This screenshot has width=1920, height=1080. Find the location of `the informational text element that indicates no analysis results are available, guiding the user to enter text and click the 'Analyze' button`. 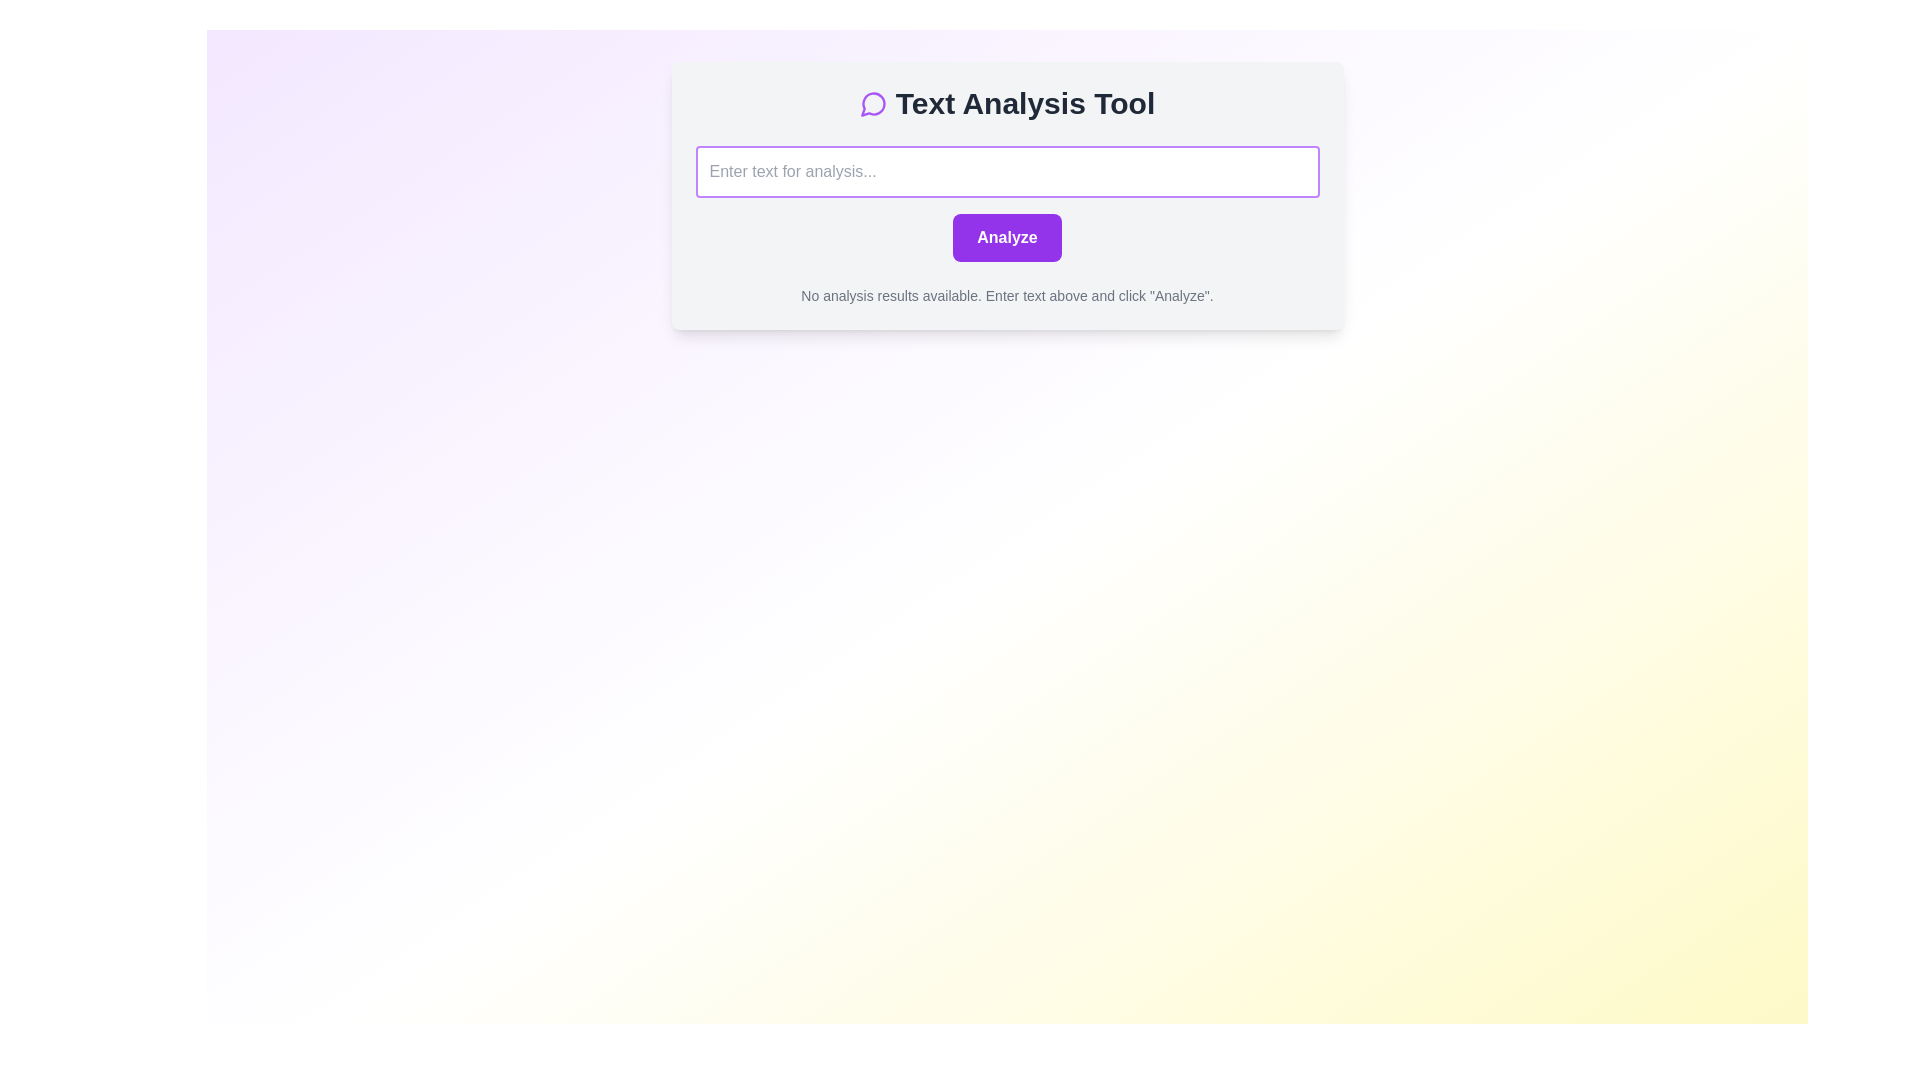

the informational text element that indicates no analysis results are available, guiding the user to enter text and click the 'Analyze' button is located at coordinates (1007, 296).